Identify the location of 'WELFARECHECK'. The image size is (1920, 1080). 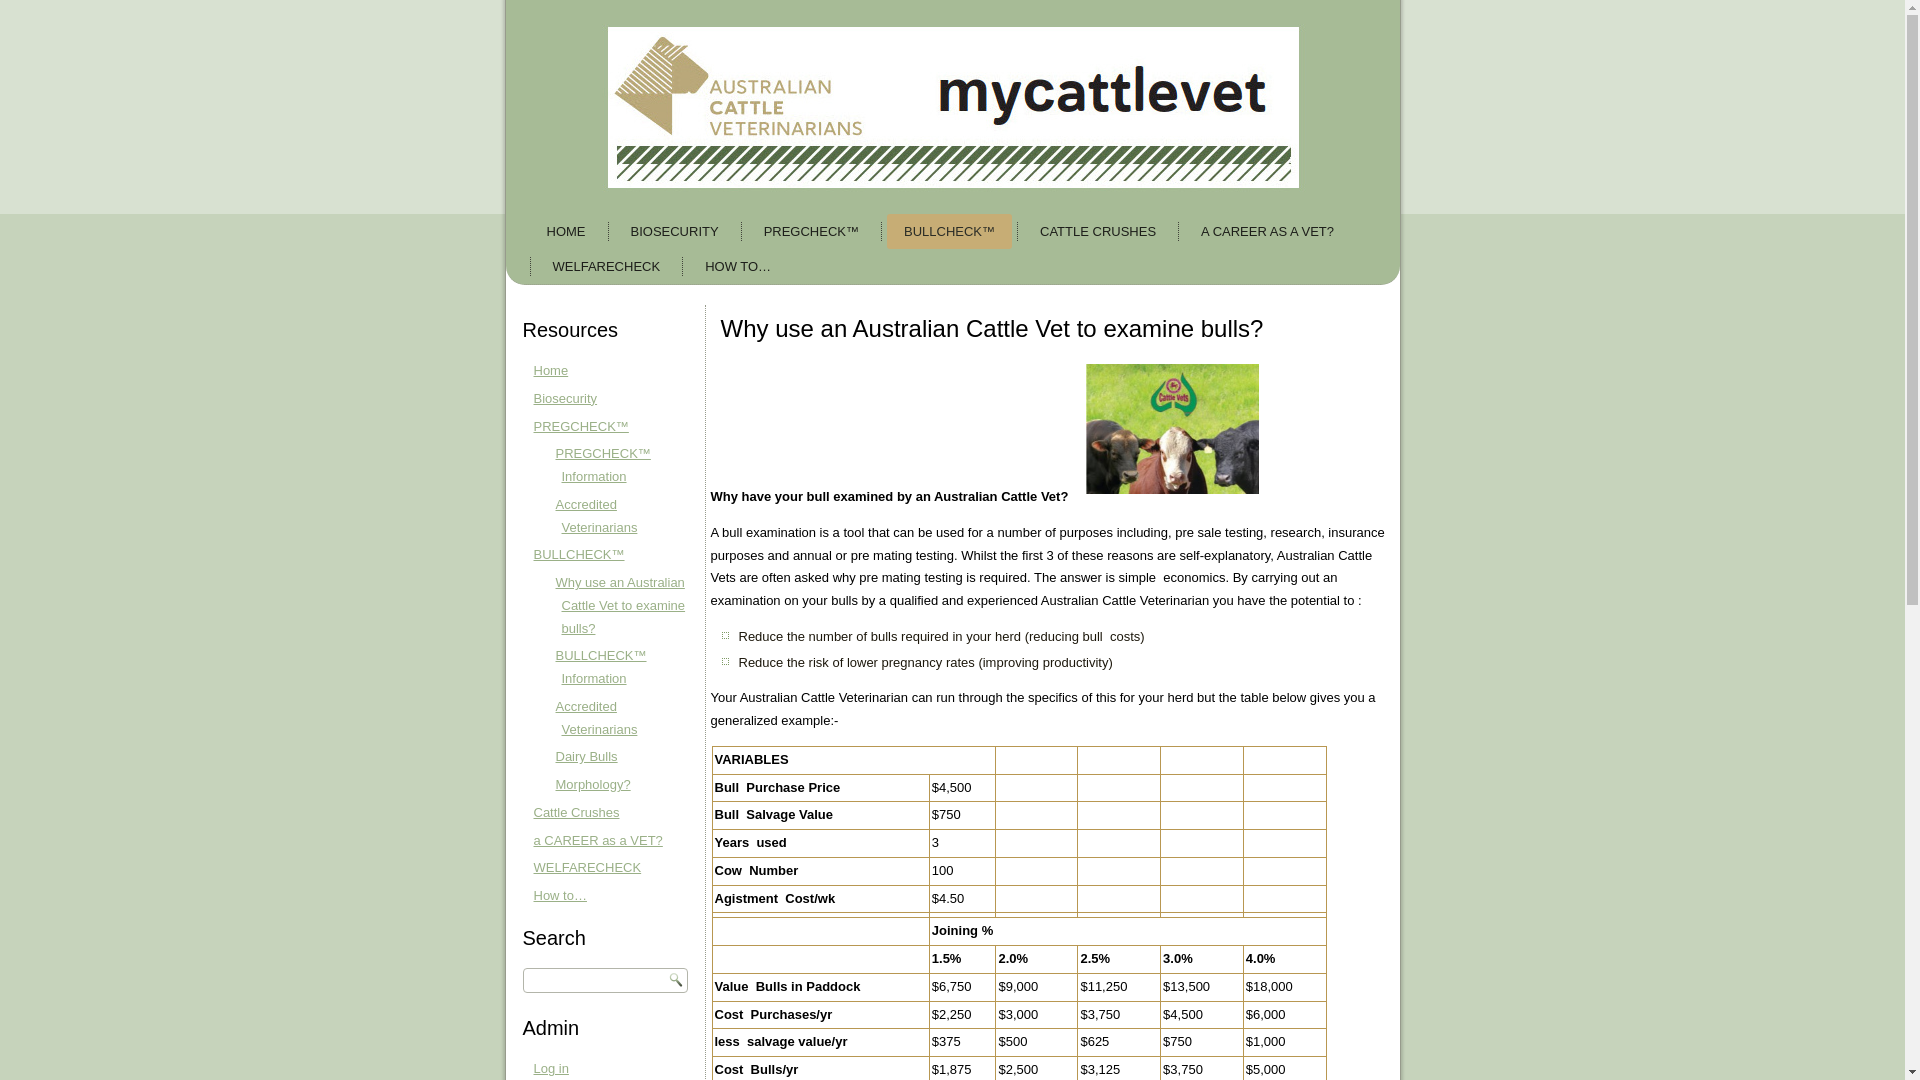
(605, 265).